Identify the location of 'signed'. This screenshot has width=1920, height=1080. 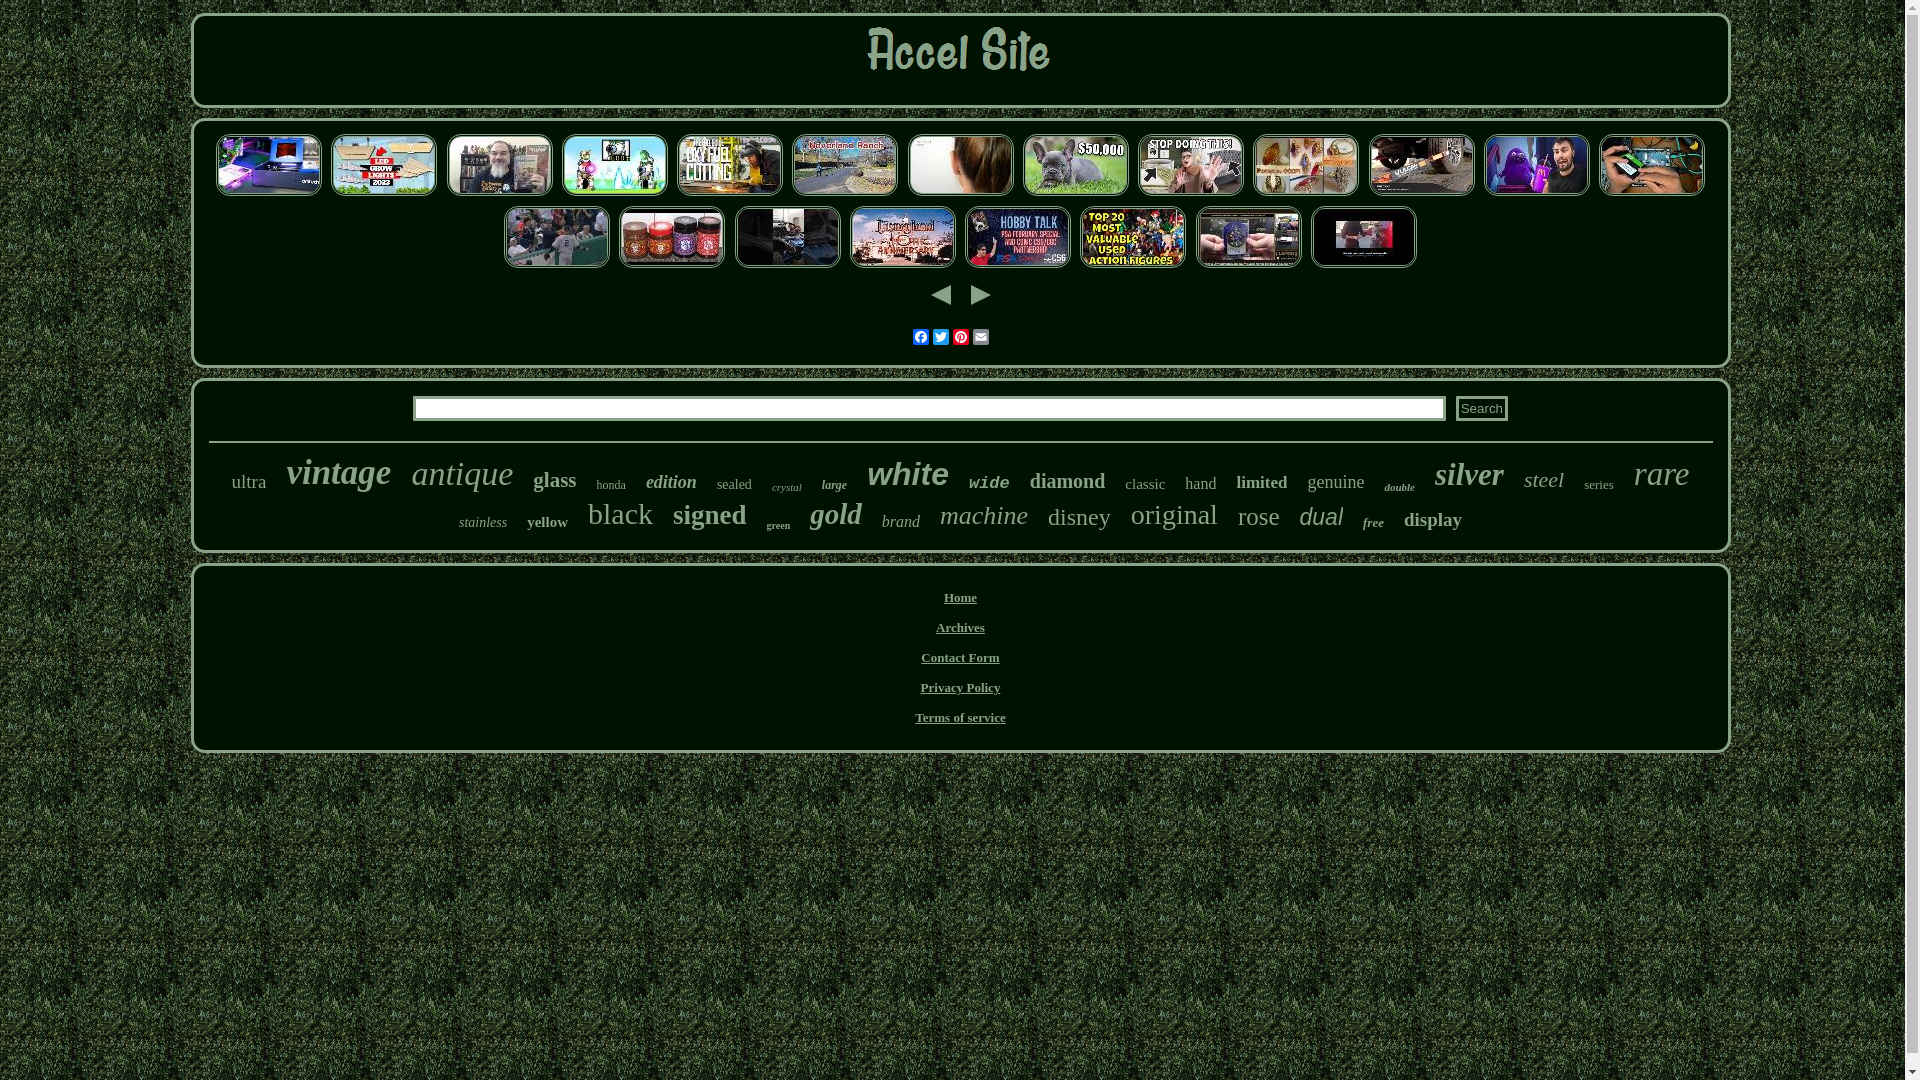
(710, 514).